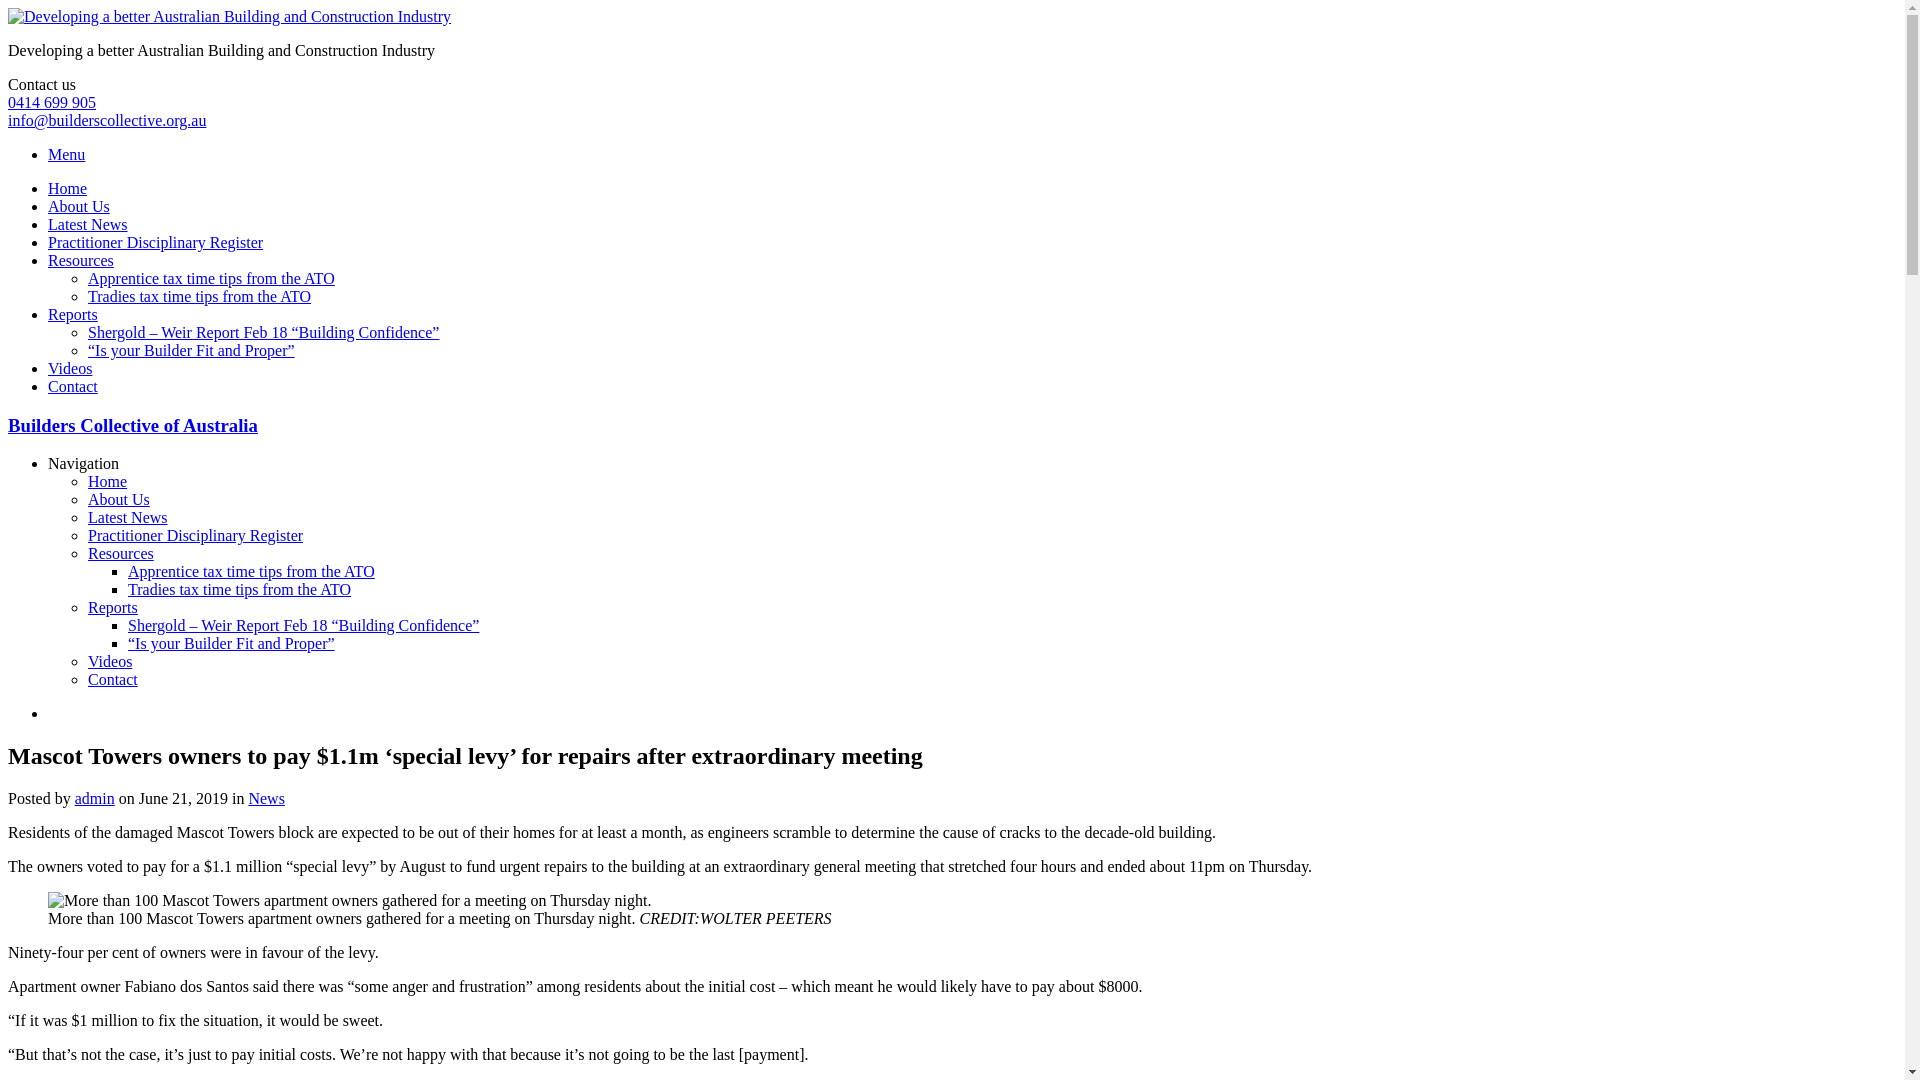 The height and width of the screenshot is (1080, 1920). Describe the element at coordinates (67, 188) in the screenshot. I see `'Home'` at that location.